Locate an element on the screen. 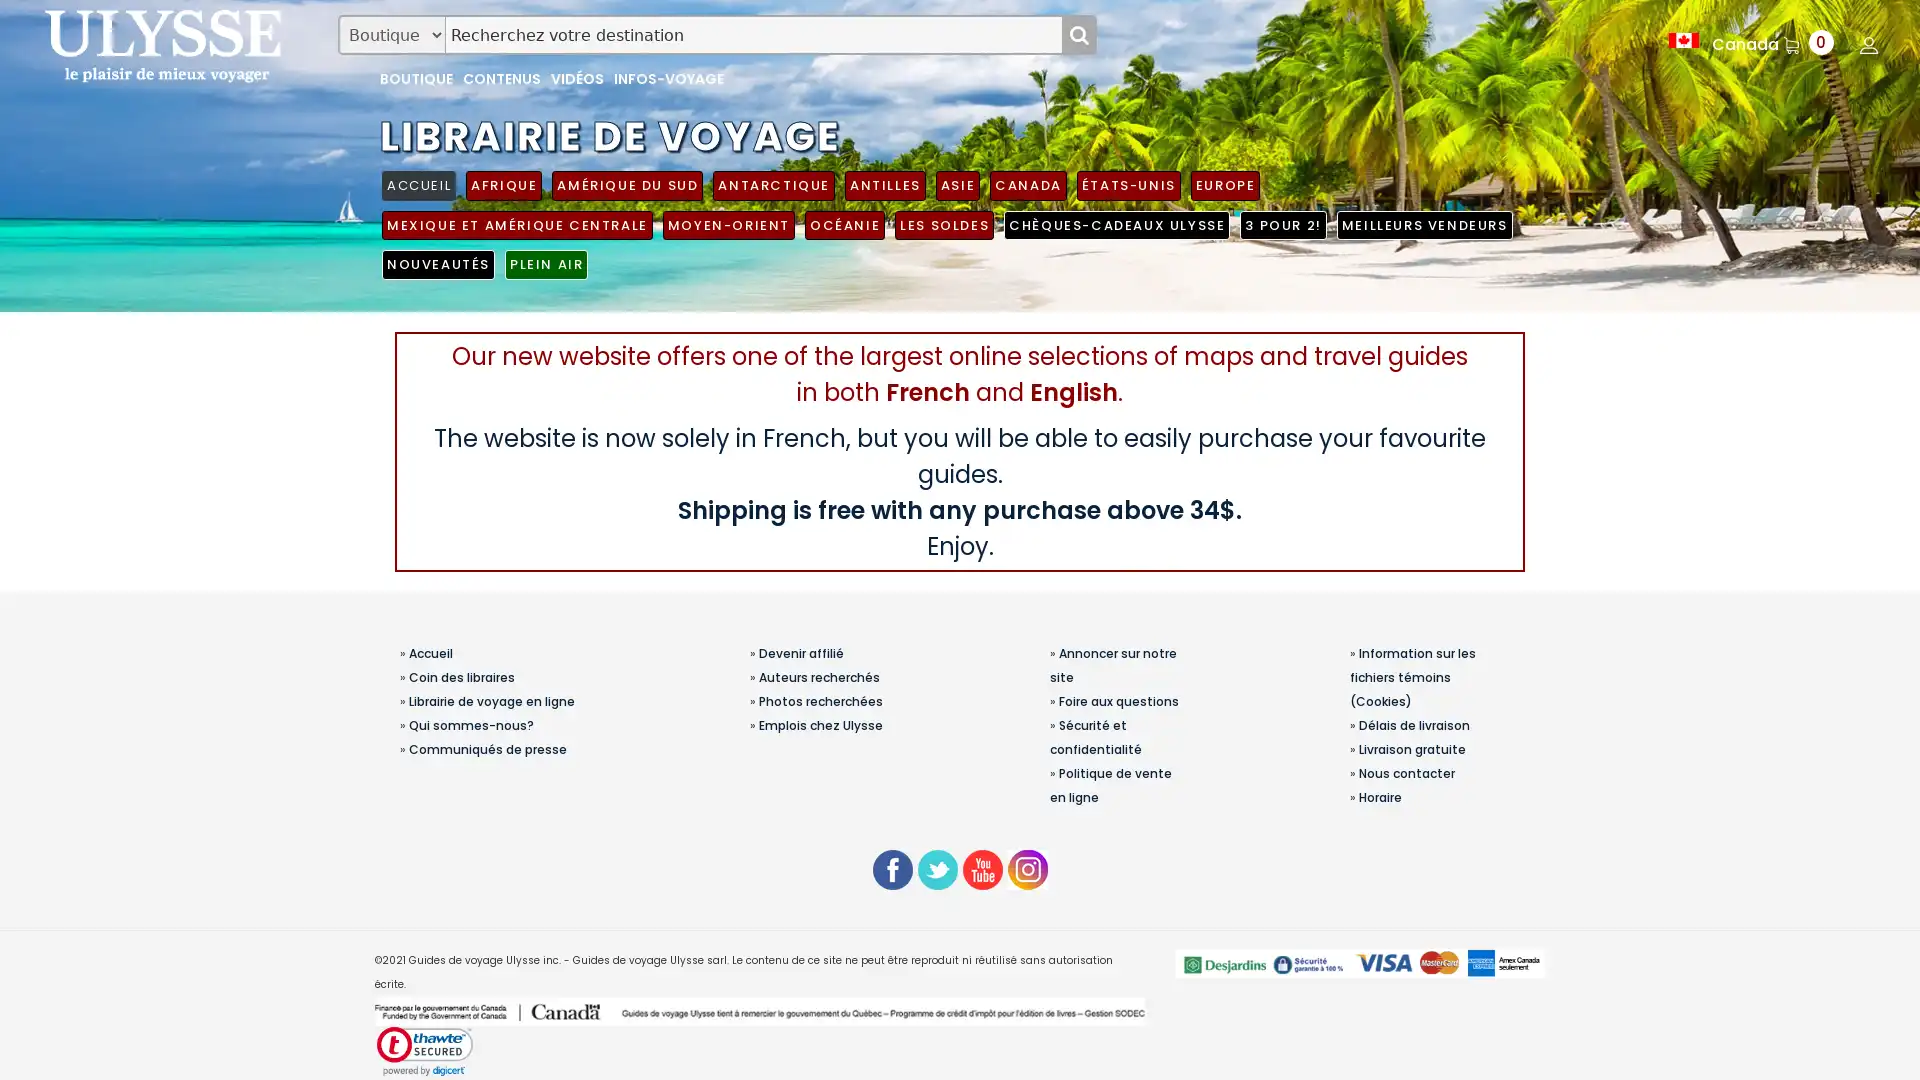  NOUVEAUTES is located at coordinates (437, 263).